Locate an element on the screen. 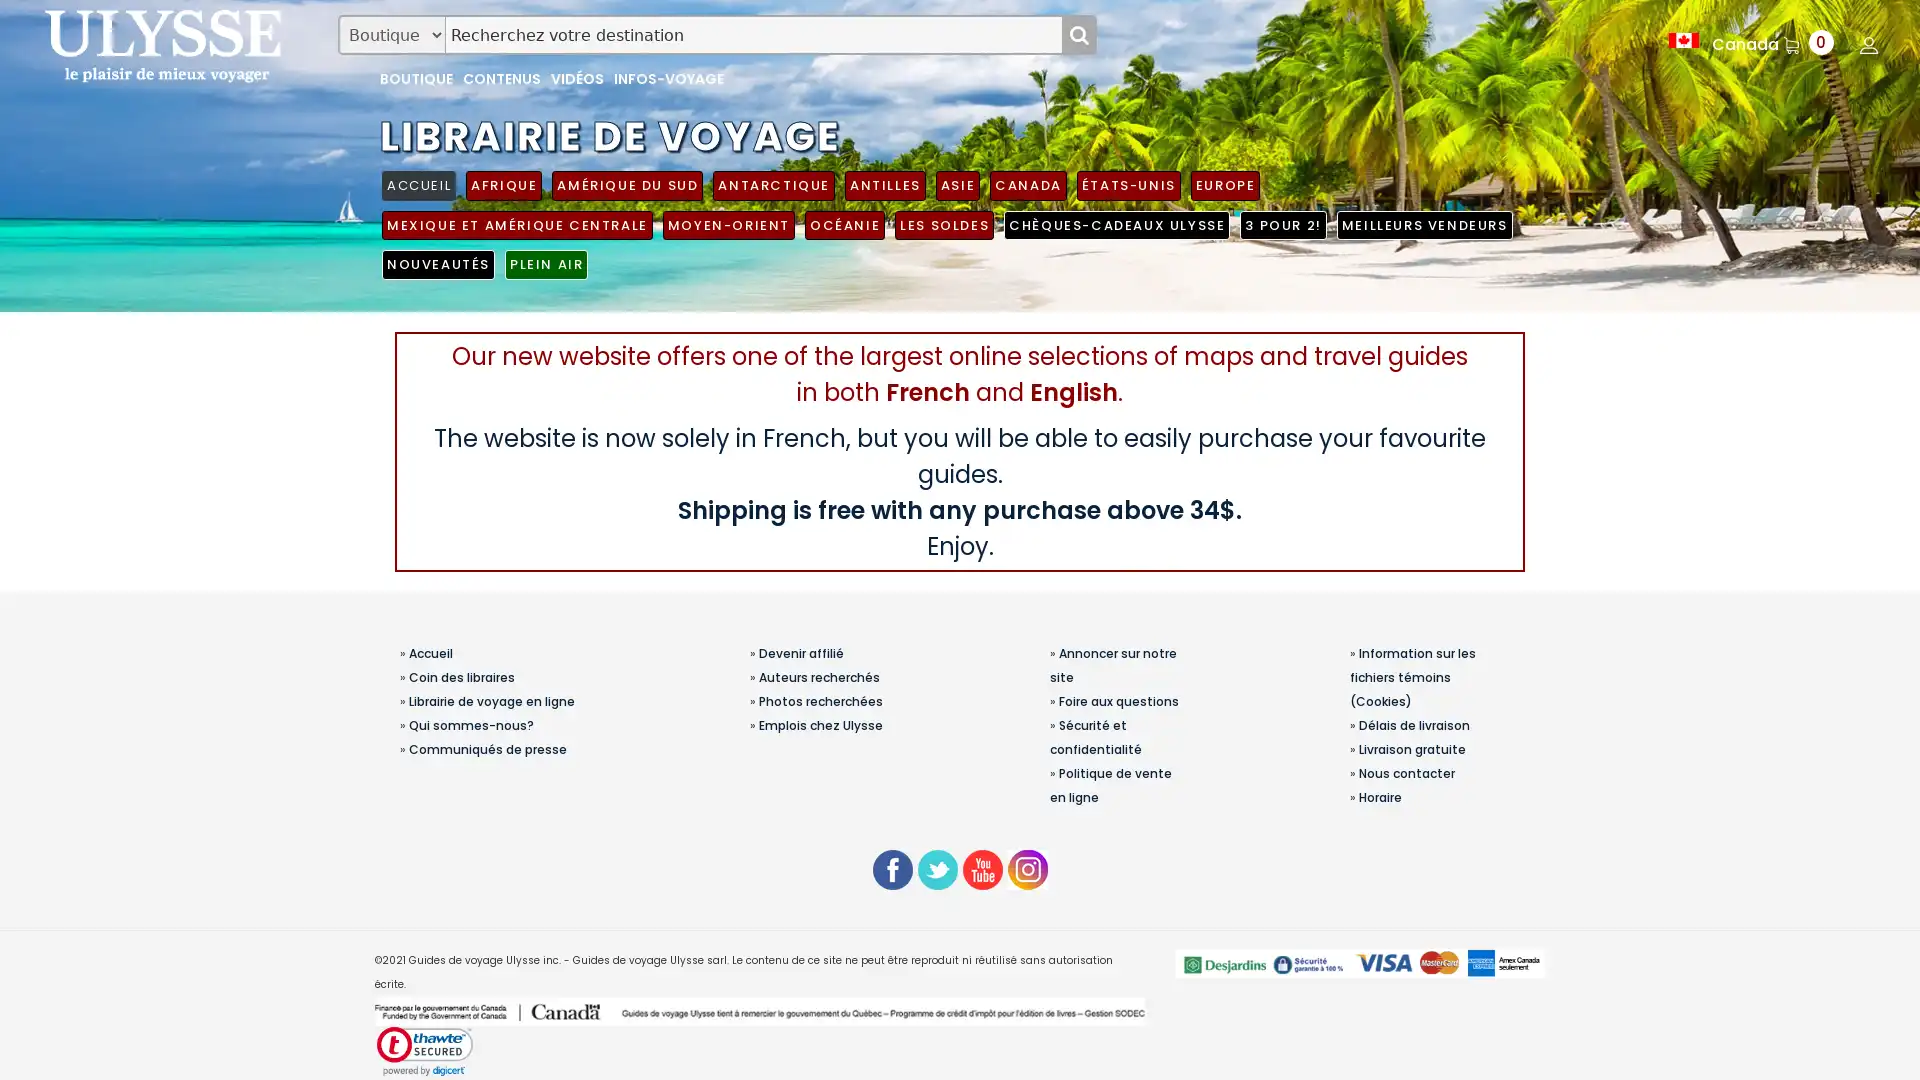  NOUVEAUTES is located at coordinates (437, 263).